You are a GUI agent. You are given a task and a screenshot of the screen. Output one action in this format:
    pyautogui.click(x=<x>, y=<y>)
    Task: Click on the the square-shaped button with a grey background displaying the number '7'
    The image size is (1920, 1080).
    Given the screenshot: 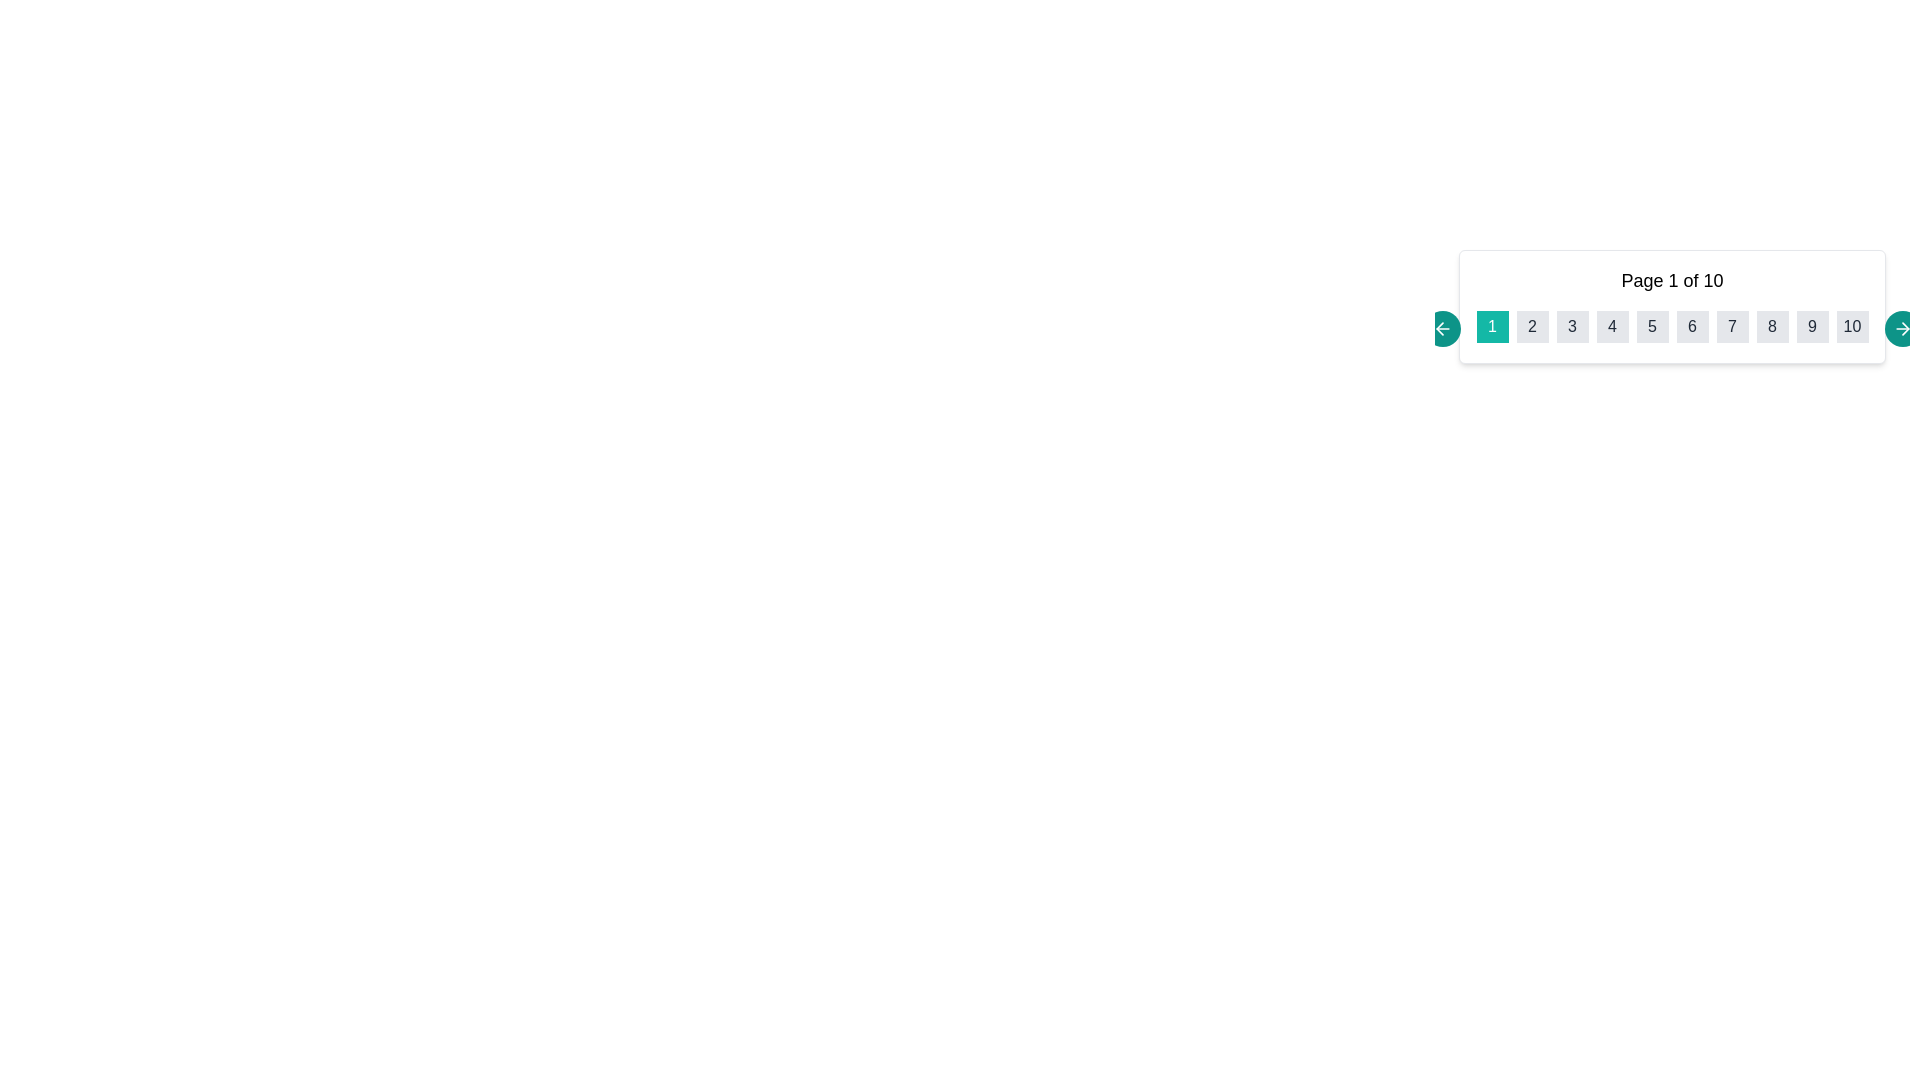 What is the action you would take?
    pyautogui.click(x=1731, y=326)
    